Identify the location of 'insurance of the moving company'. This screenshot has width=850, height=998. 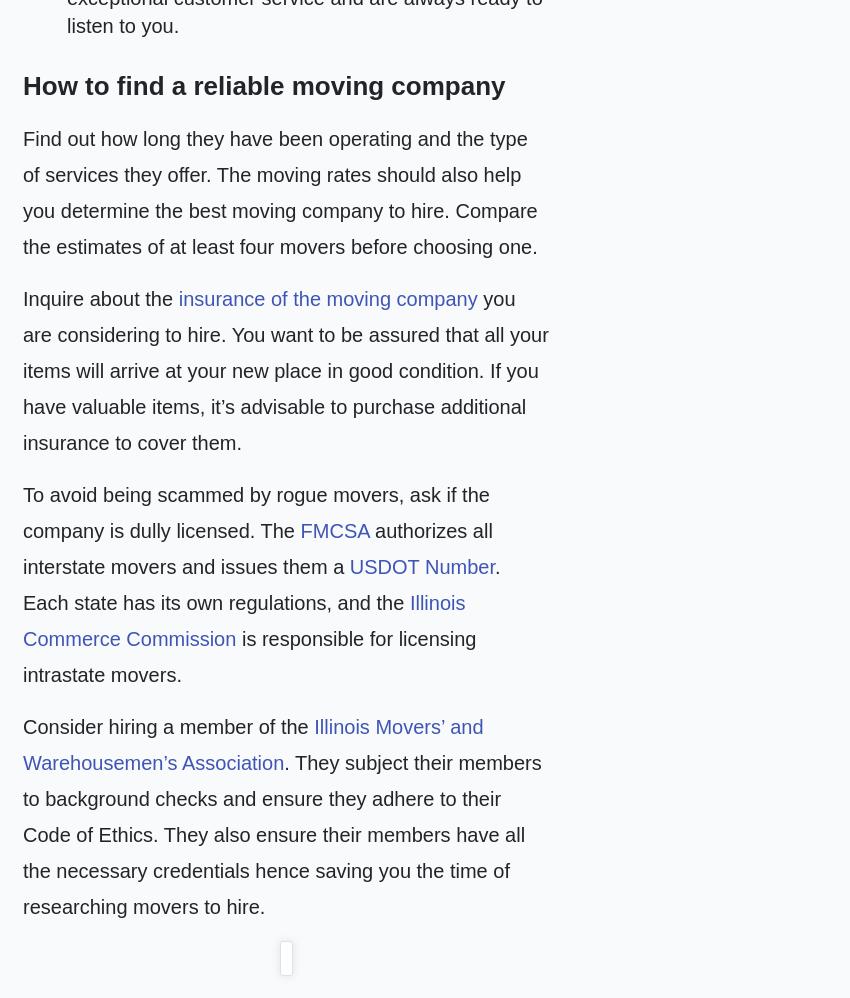
(176, 298).